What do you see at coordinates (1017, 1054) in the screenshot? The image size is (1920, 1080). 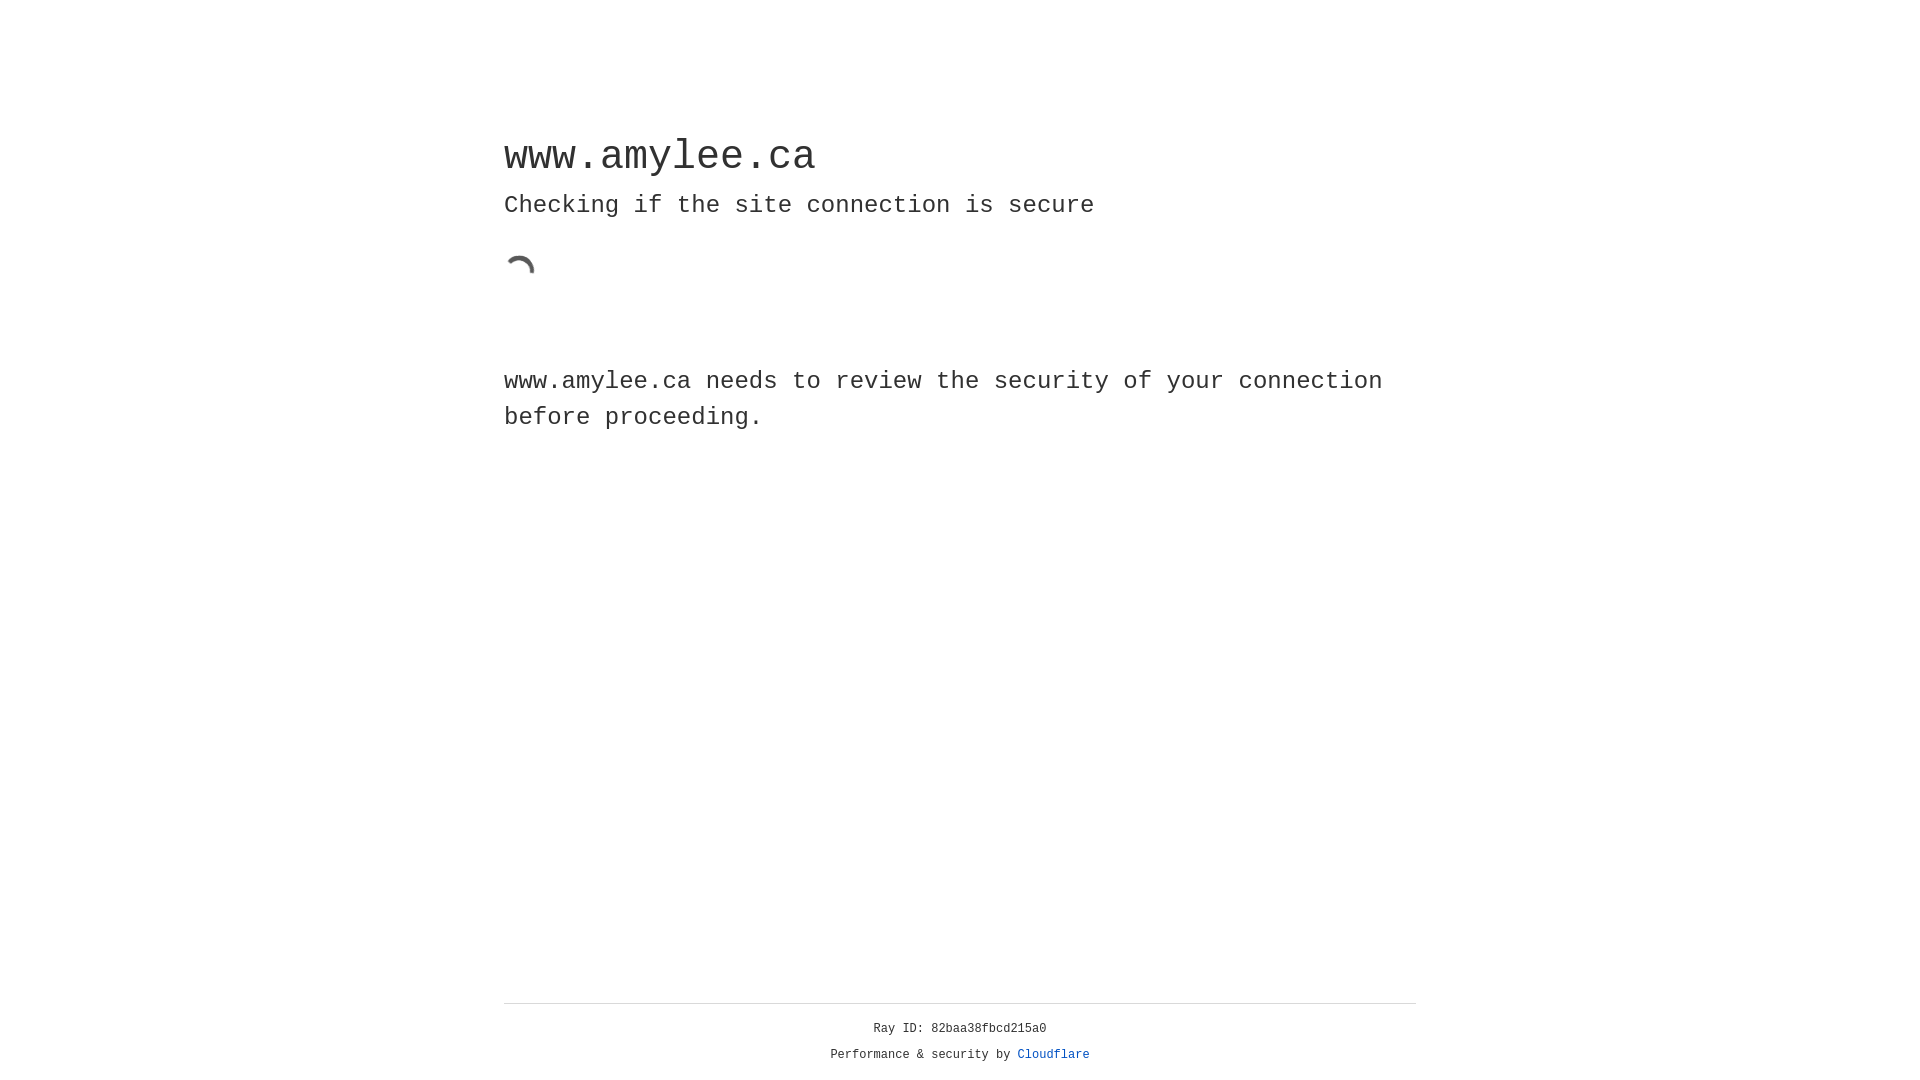 I see `'Cloudflare'` at bounding box center [1017, 1054].